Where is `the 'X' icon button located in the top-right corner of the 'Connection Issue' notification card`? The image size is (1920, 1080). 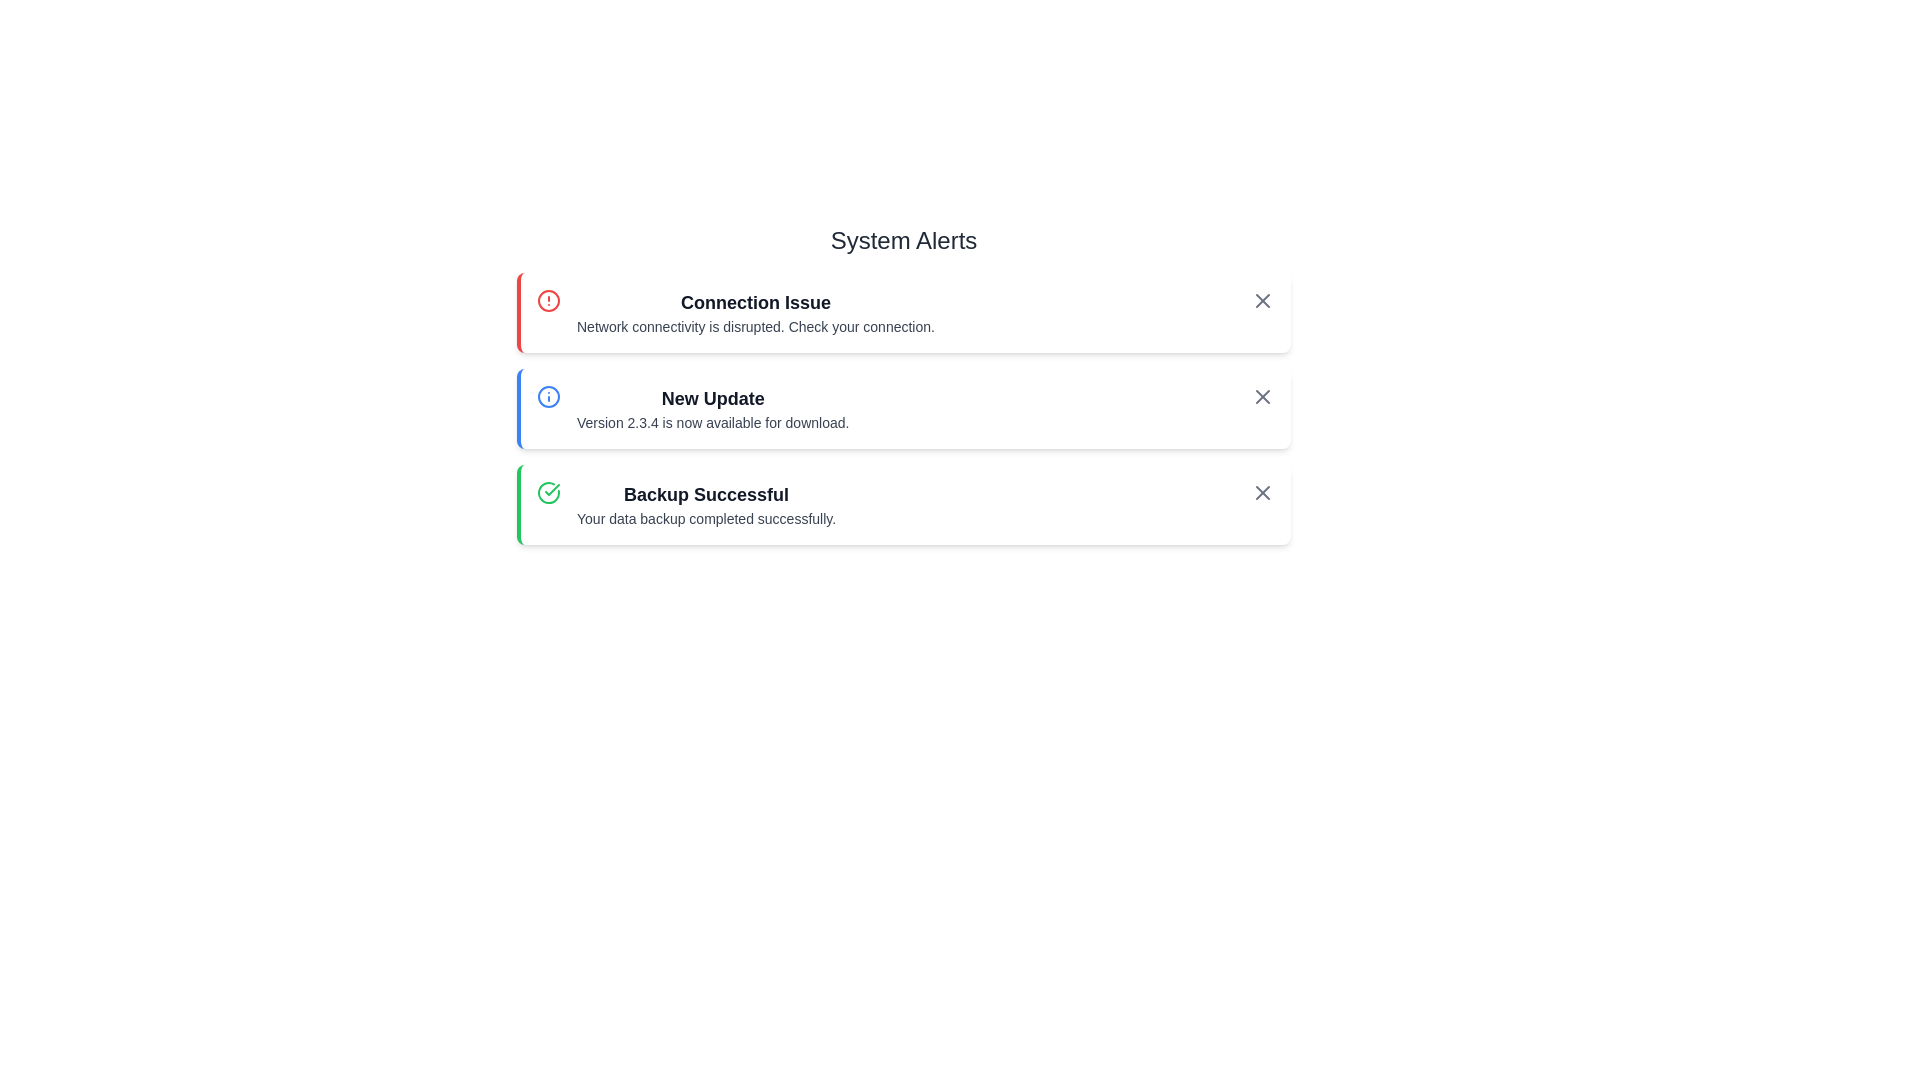
the 'X' icon button located in the top-right corner of the 'Connection Issue' notification card is located at coordinates (1261, 300).